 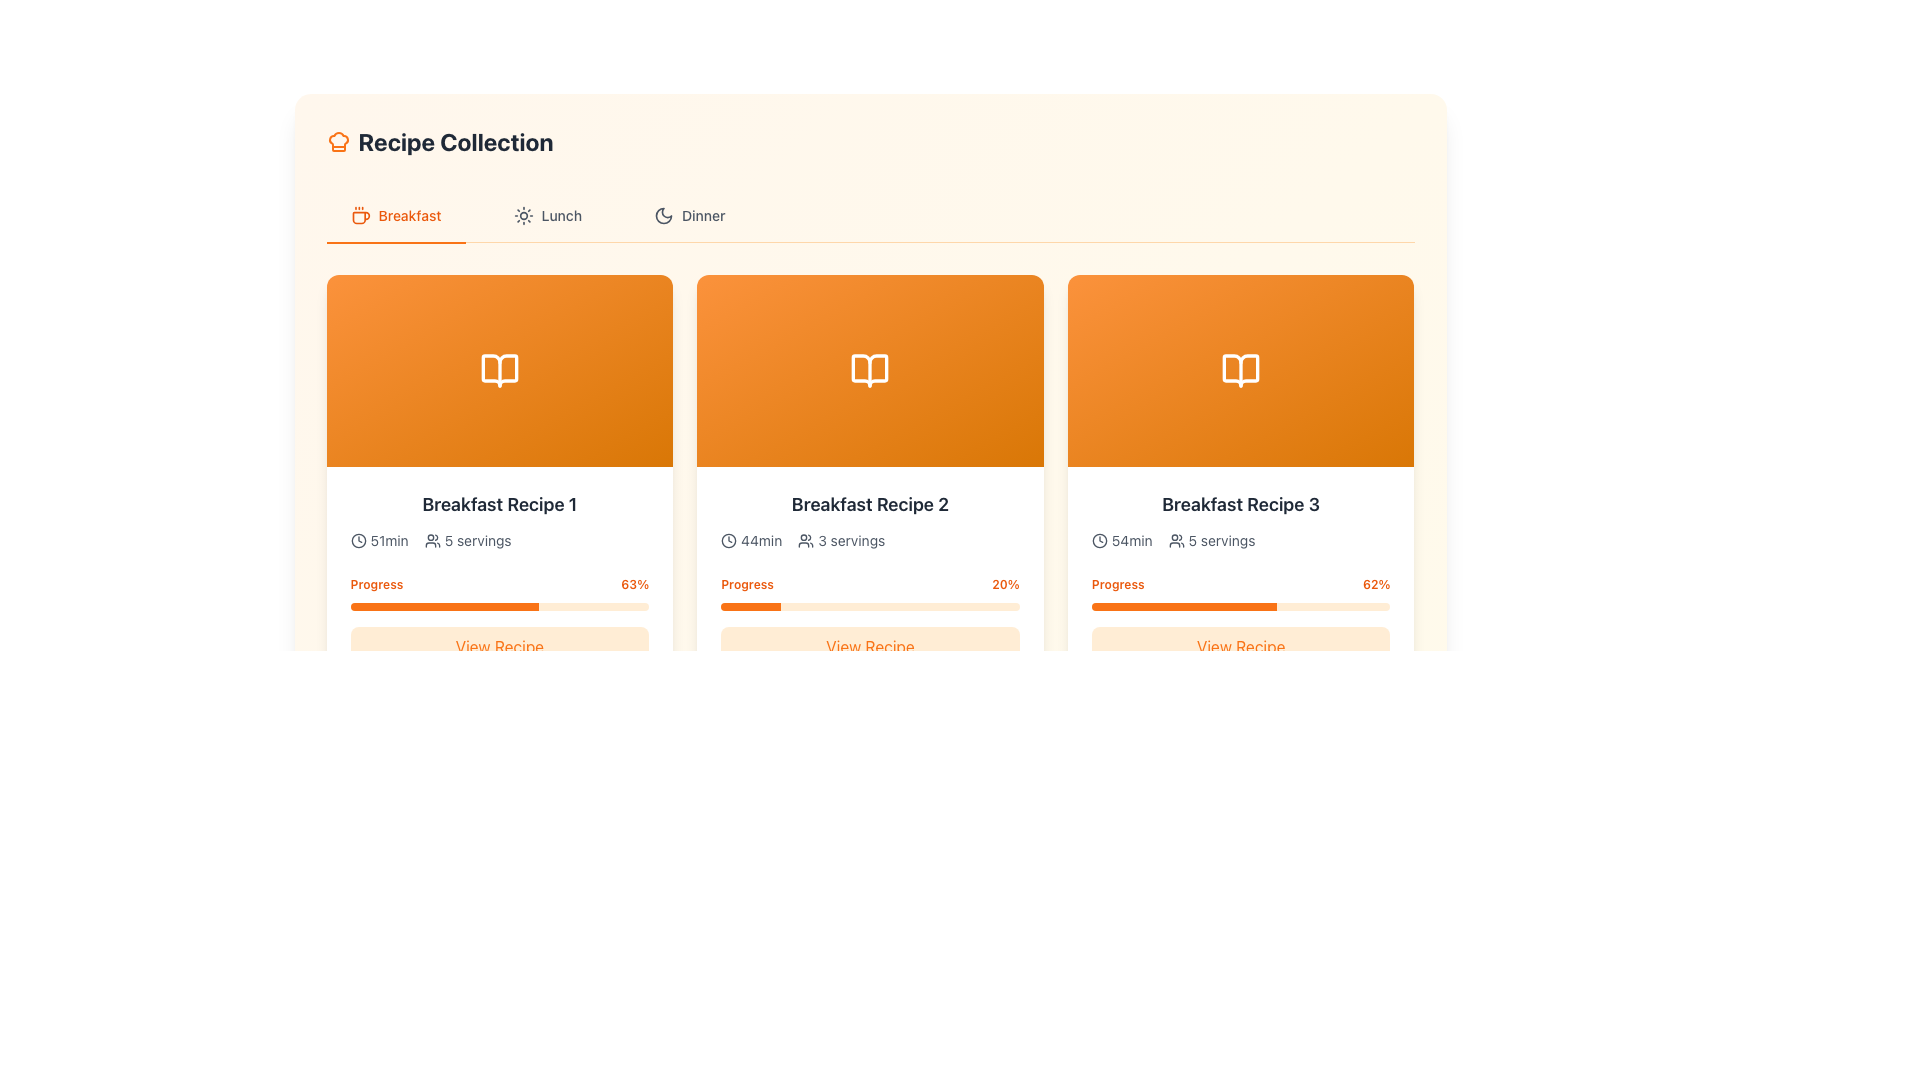 What do you see at coordinates (499, 370) in the screenshot?
I see `the icon representing 'Breakfast Recipe 1' for accessibility in the recipe collection interface` at bounding box center [499, 370].